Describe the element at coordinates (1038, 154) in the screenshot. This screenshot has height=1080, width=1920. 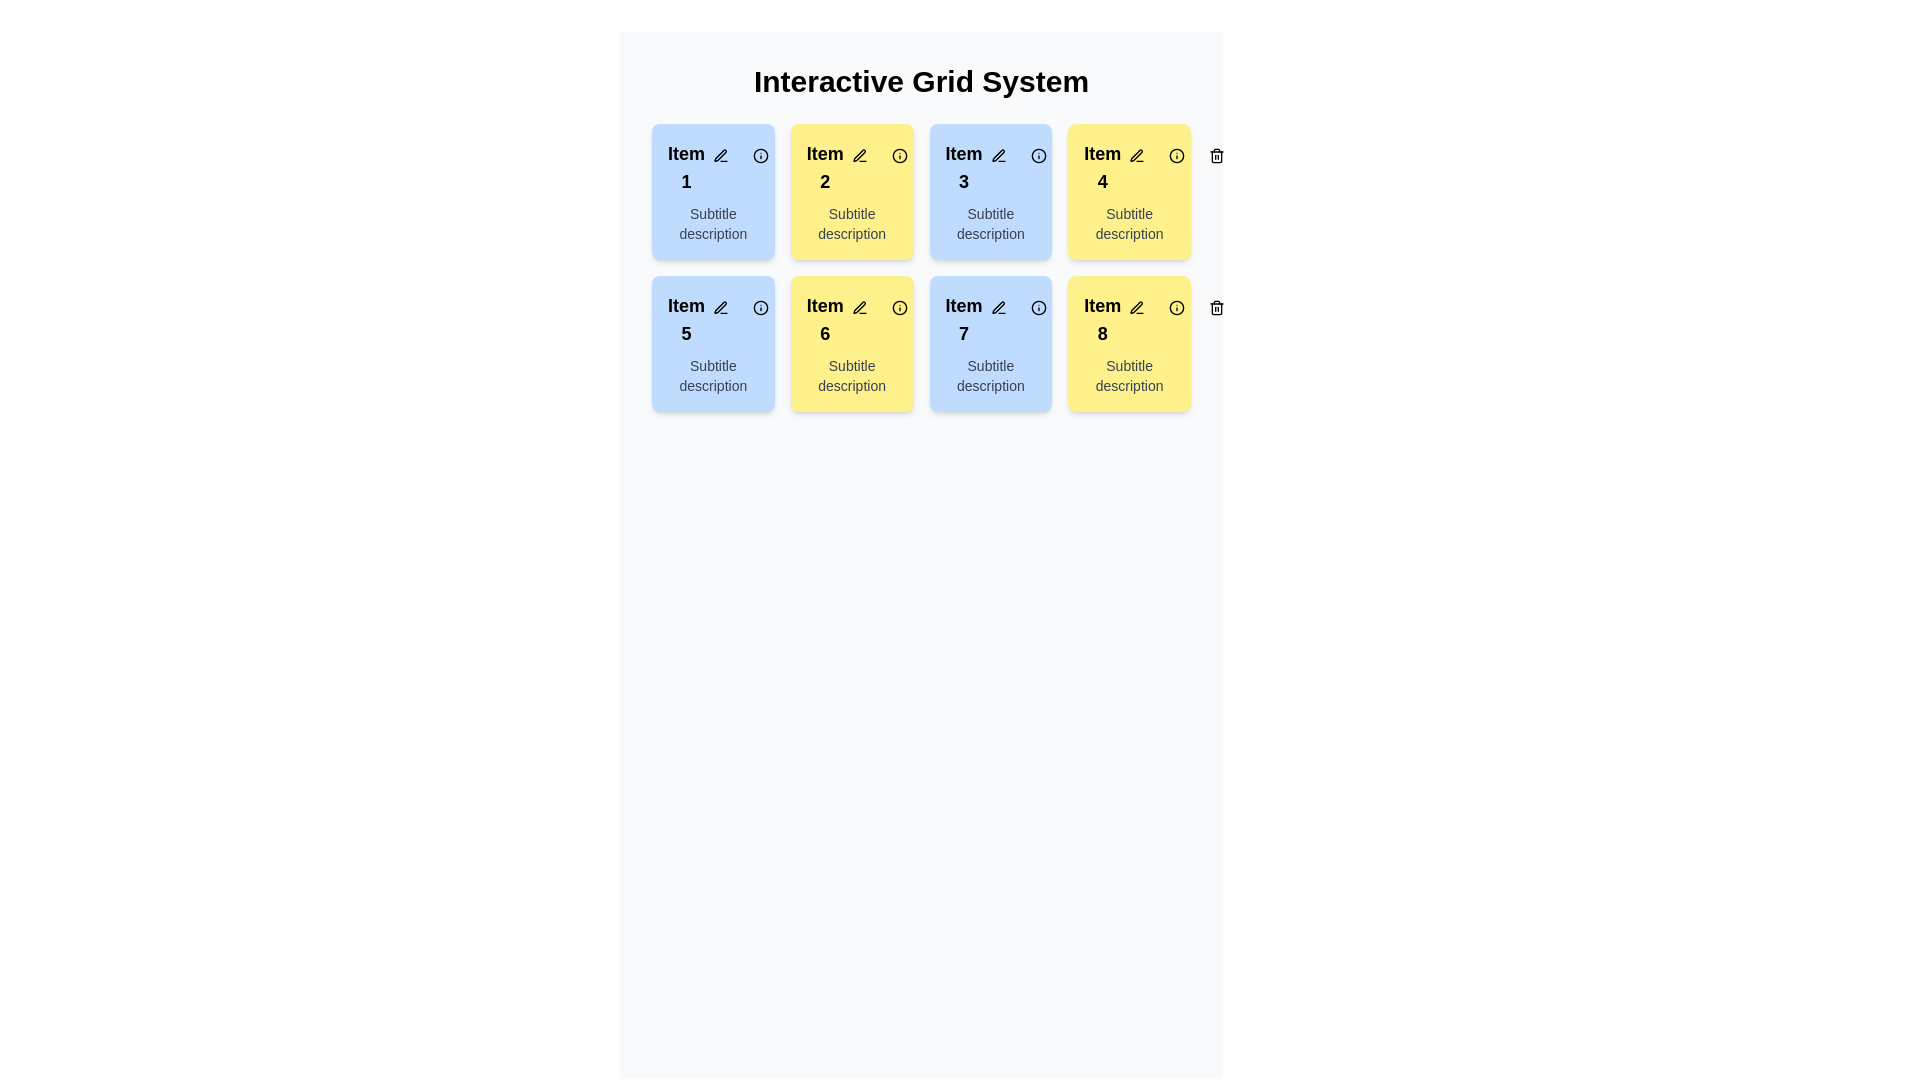
I see `the informational icon located in the top-right corner of the third card in the first row` at that location.